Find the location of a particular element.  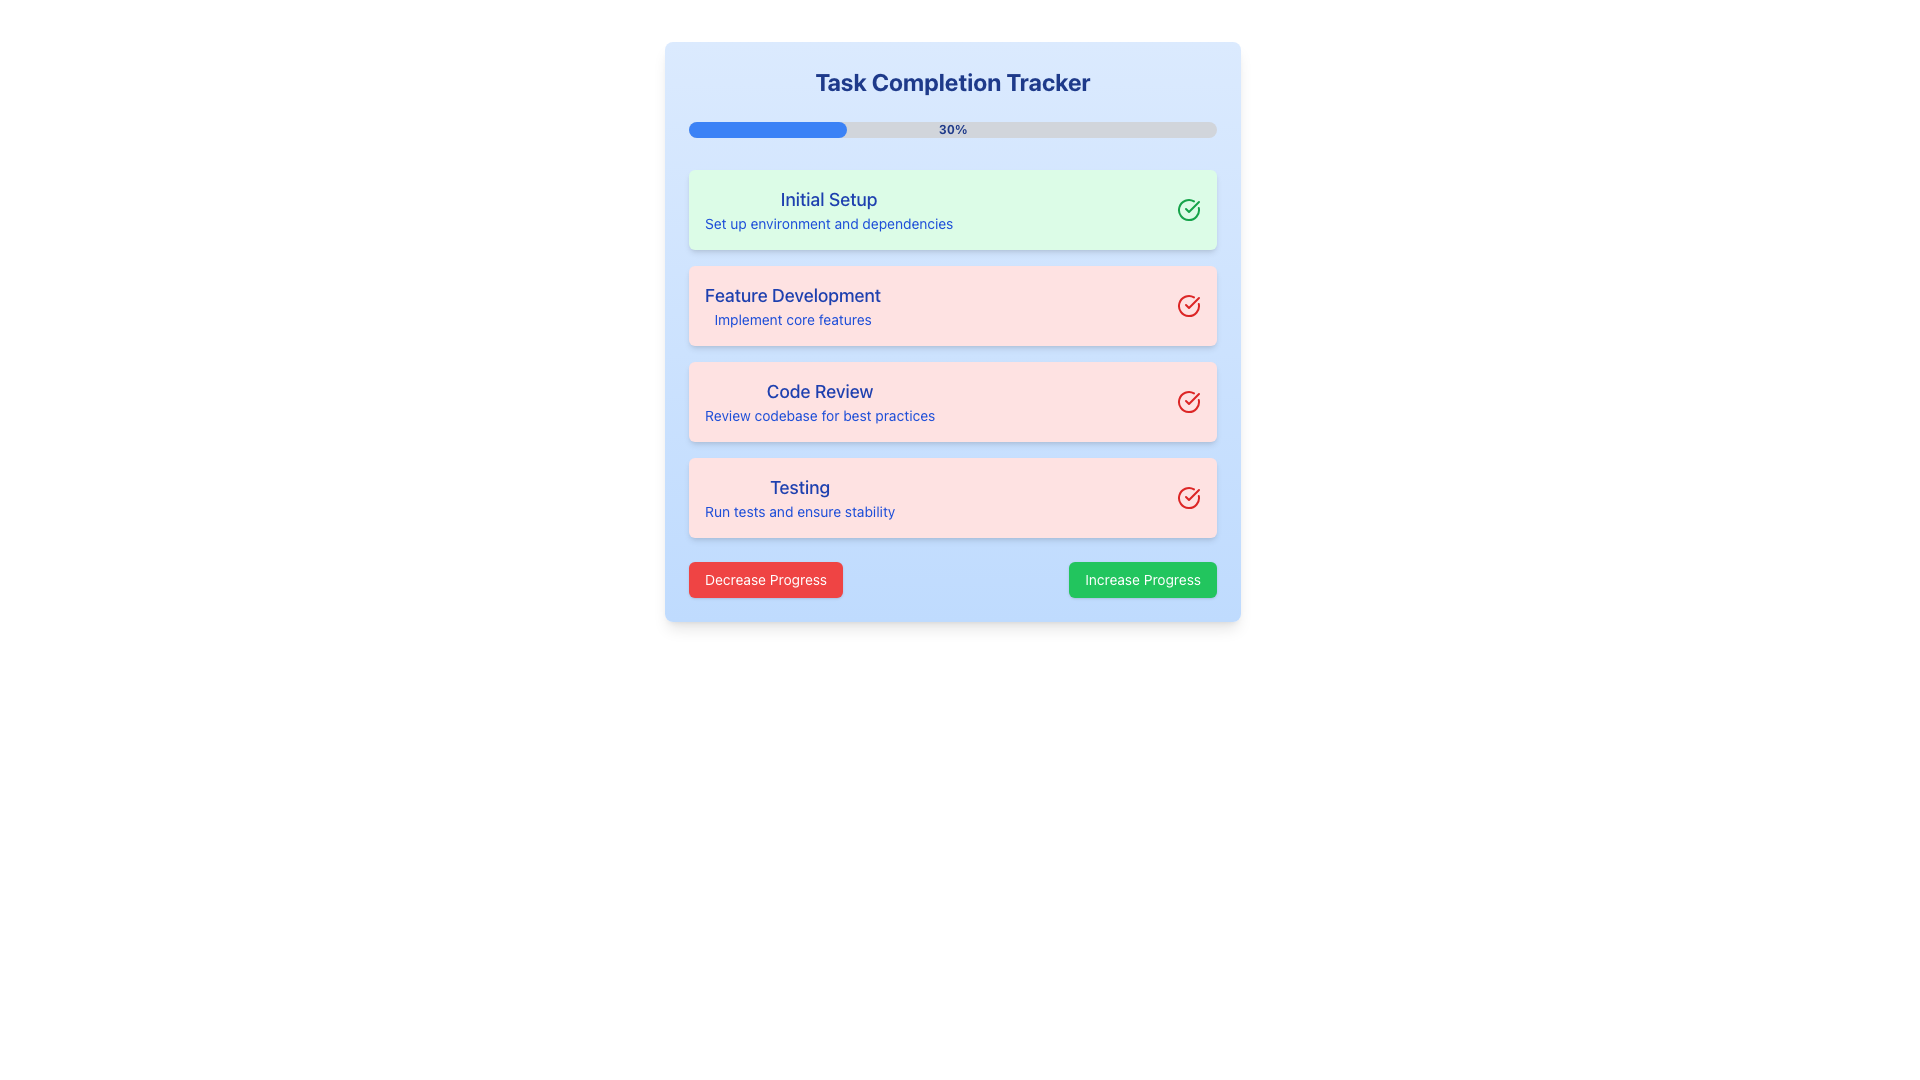

the red circular checkmark icon located to the right of the 'Feature Development' text in the task list is located at coordinates (1189, 305).